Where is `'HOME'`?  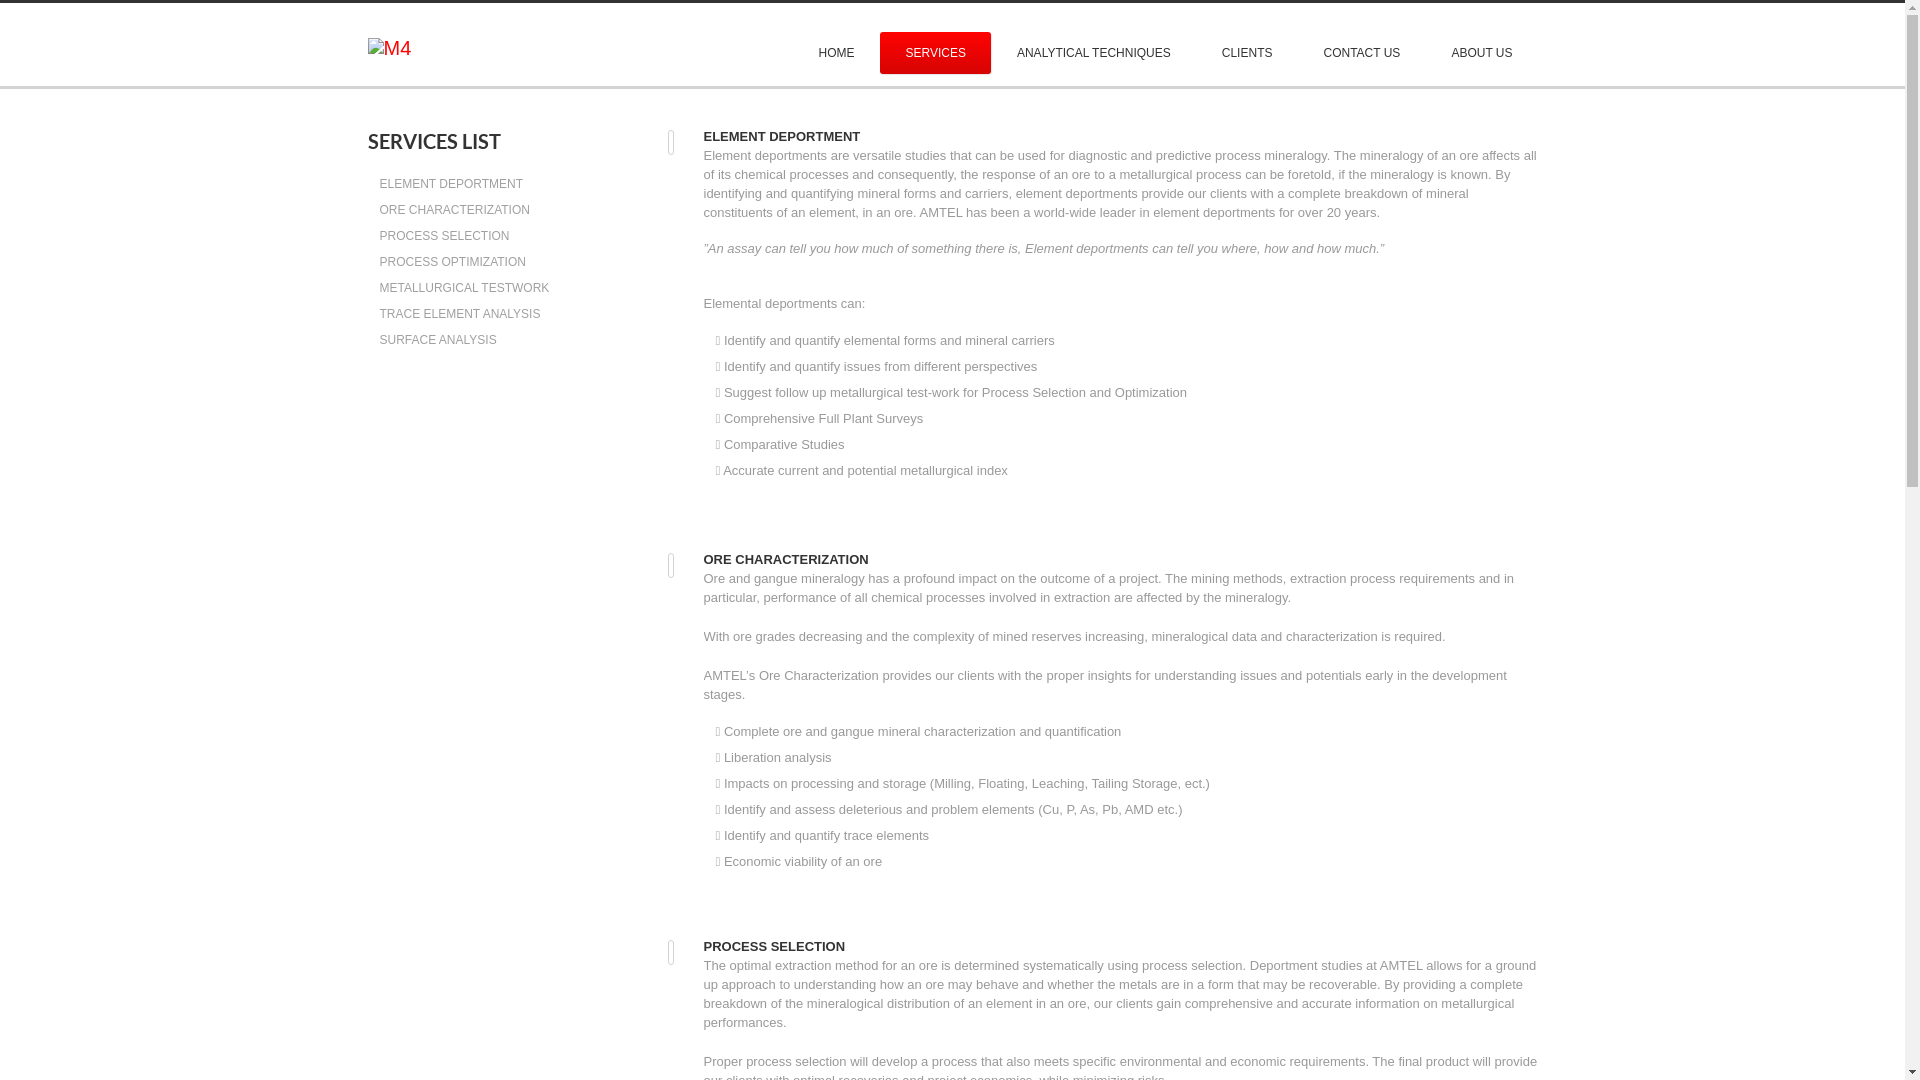
'HOME' is located at coordinates (835, 52).